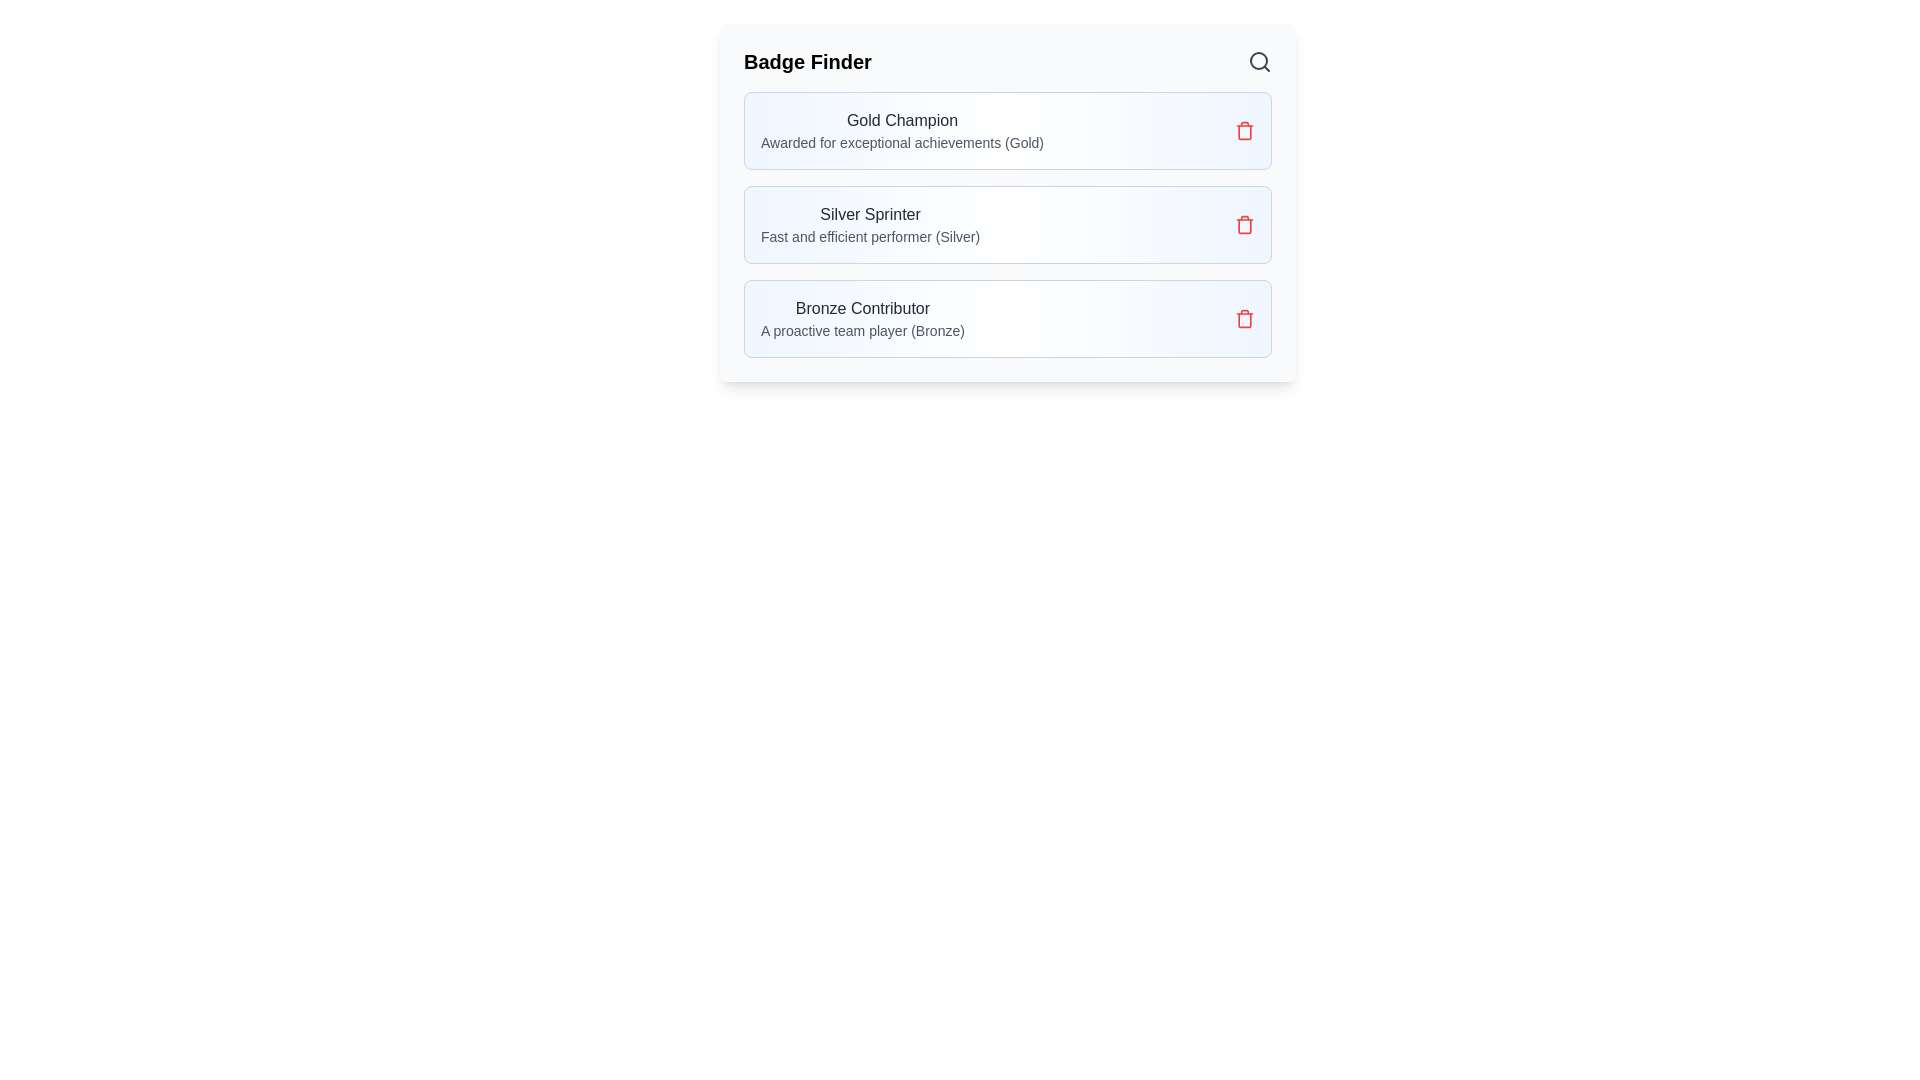 This screenshot has width=1920, height=1080. Describe the element at coordinates (863, 318) in the screenshot. I see `title and description of the 'Bronze Contributor' badge from the text component located in the third badge card under the 'Badge Finder' heading` at that location.